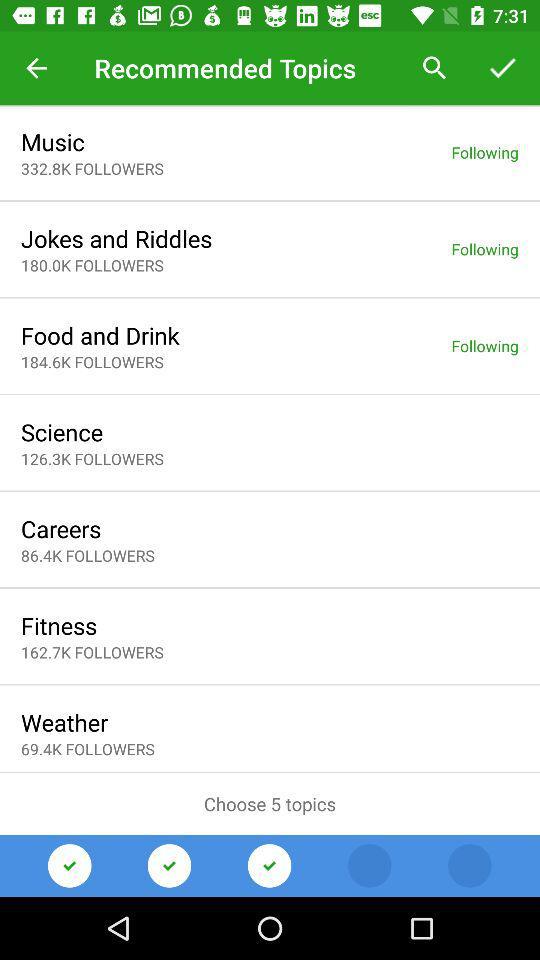 This screenshot has height=960, width=540. What do you see at coordinates (434, 68) in the screenshot?
I see `the item next to the recommended topics` at bounding box center [434, 68].